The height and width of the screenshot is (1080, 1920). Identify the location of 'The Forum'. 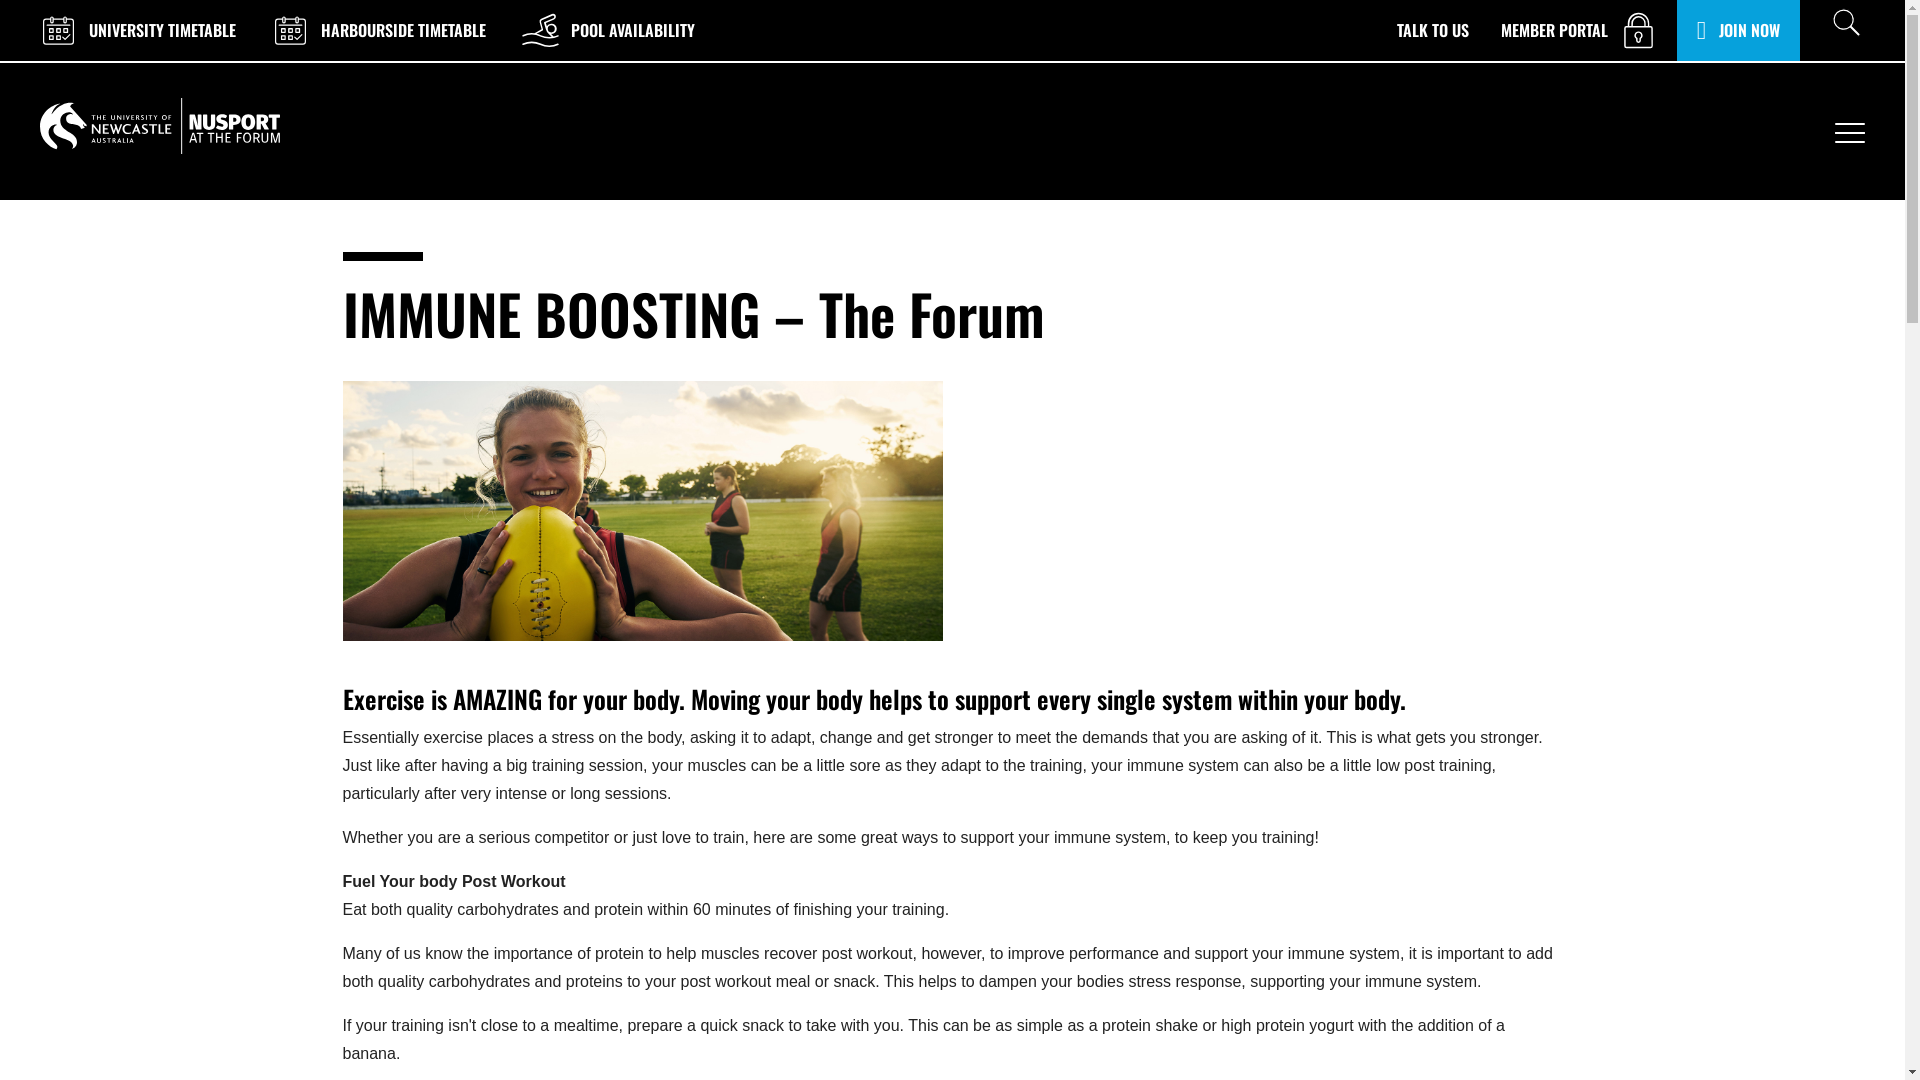
(158, 126).